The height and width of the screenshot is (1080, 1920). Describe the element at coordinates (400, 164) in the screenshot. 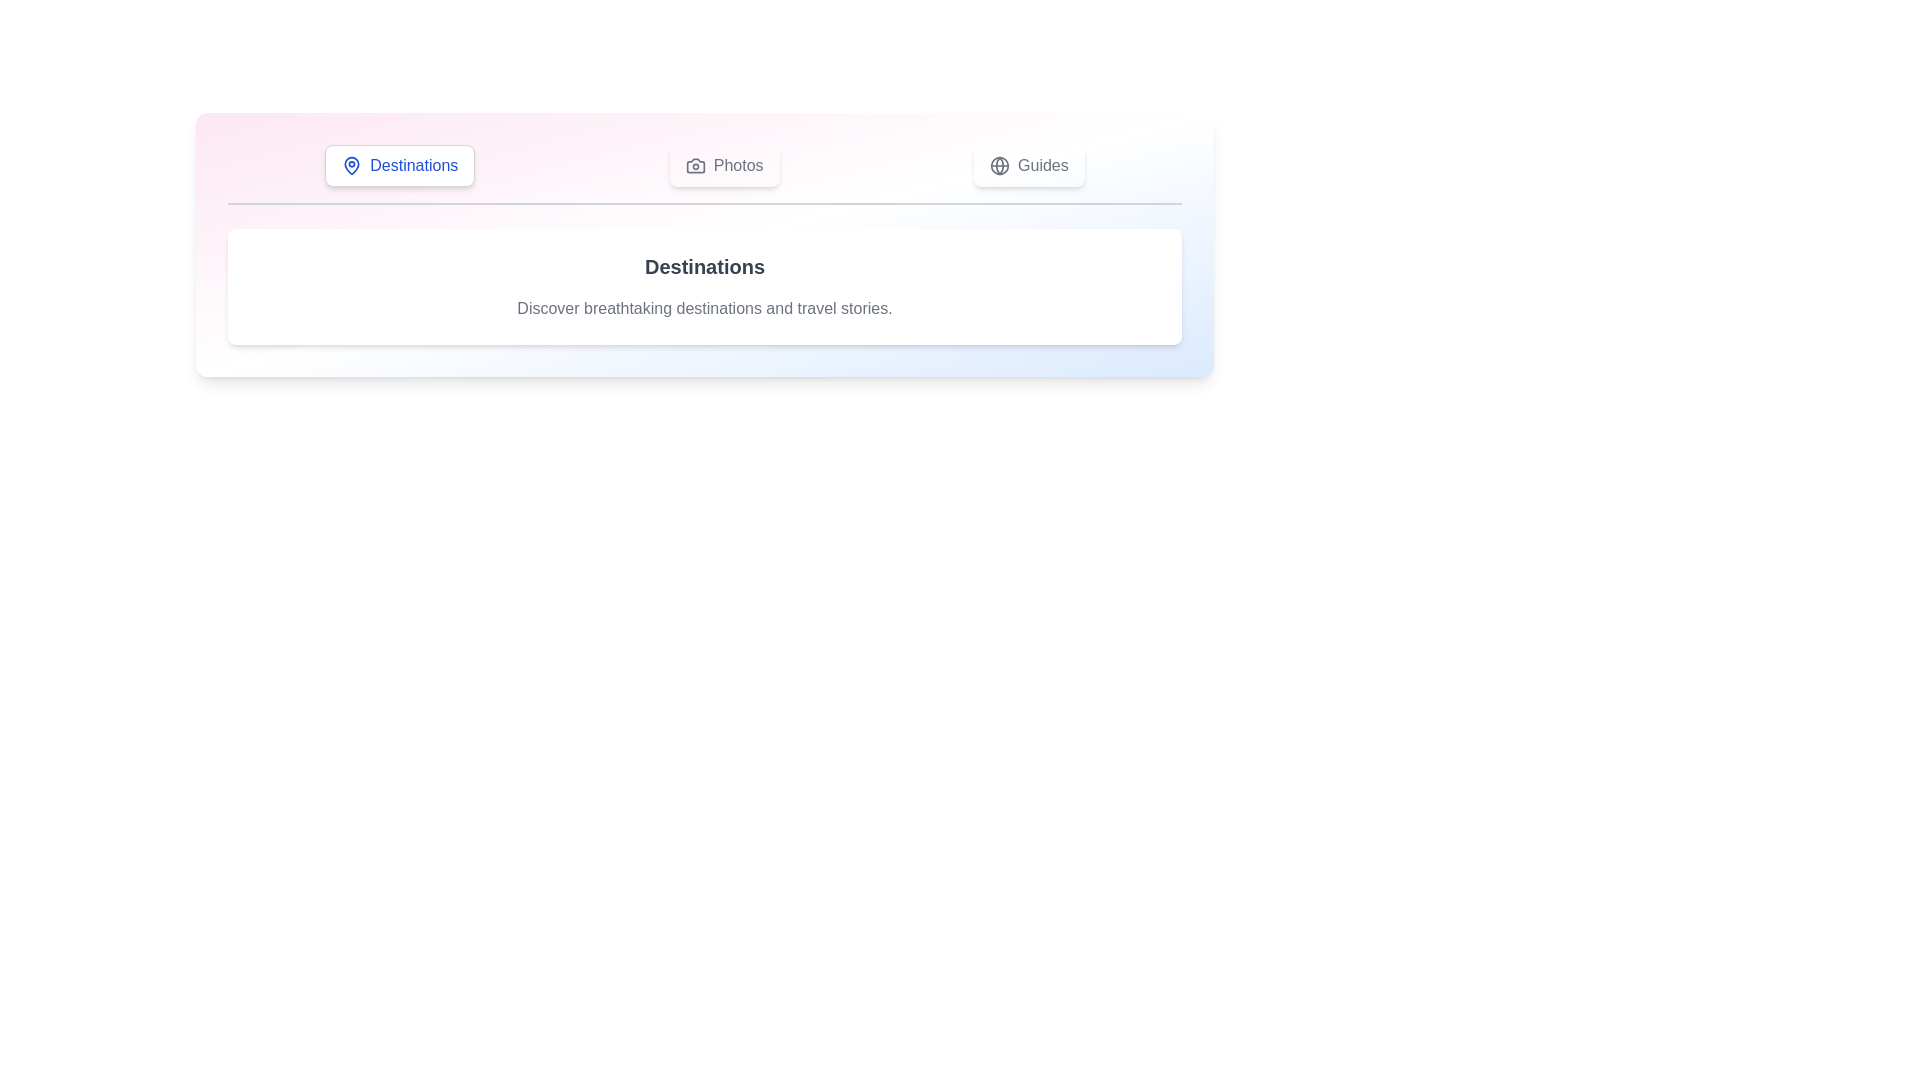

I see `the tab labeled Destinations` at that location.